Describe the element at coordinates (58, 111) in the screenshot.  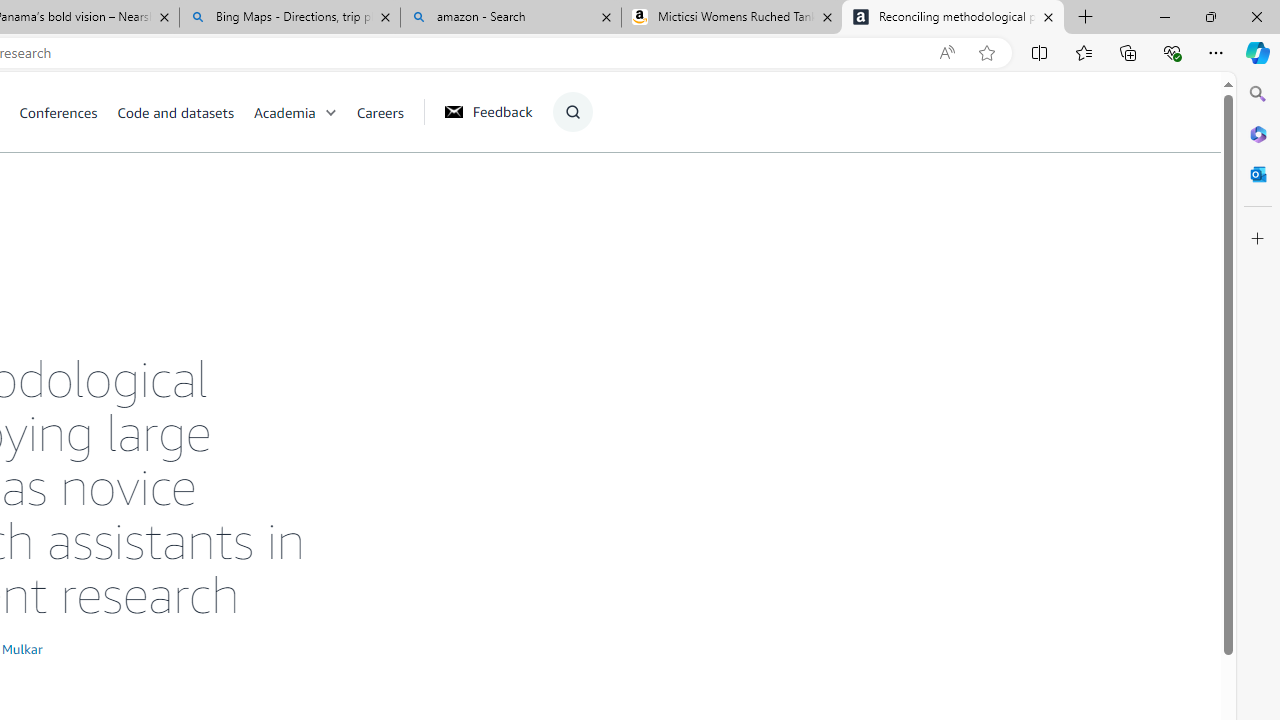
I see `'Conferences'` at that location.